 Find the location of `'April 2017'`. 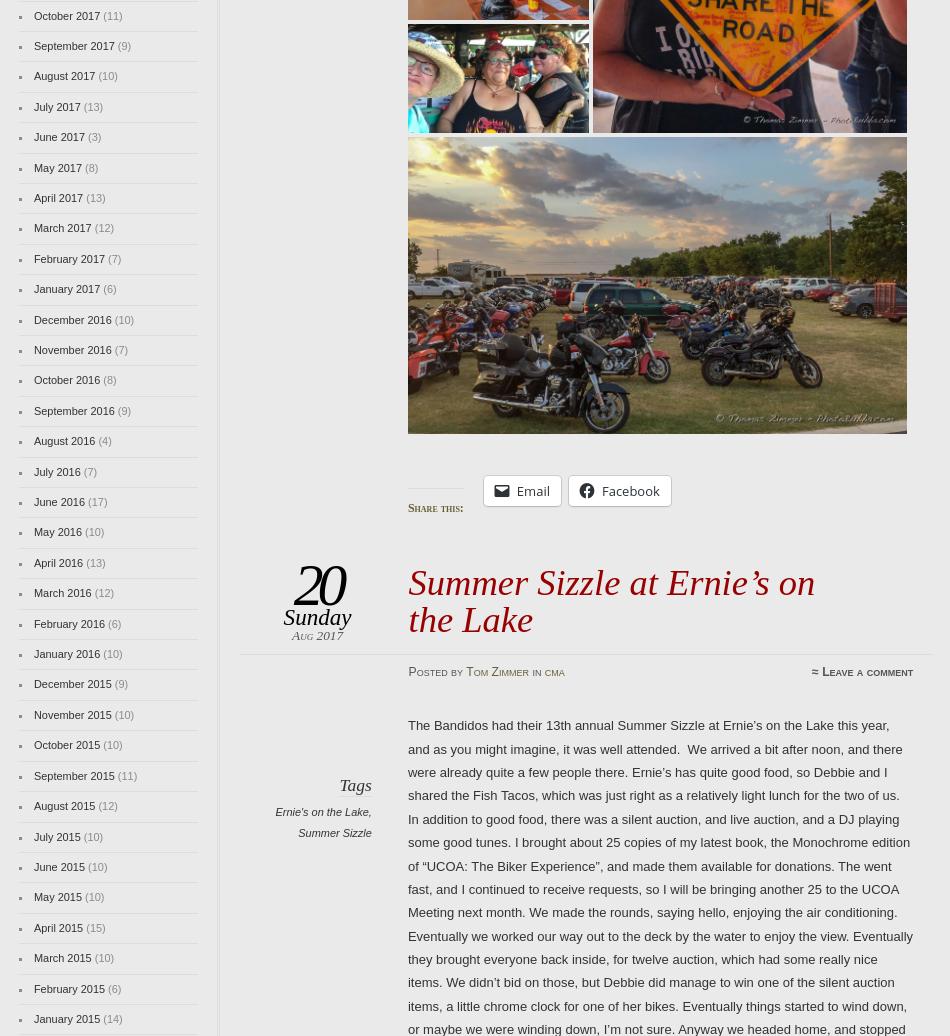

'April 2017' is located at coordinates (58, 197).